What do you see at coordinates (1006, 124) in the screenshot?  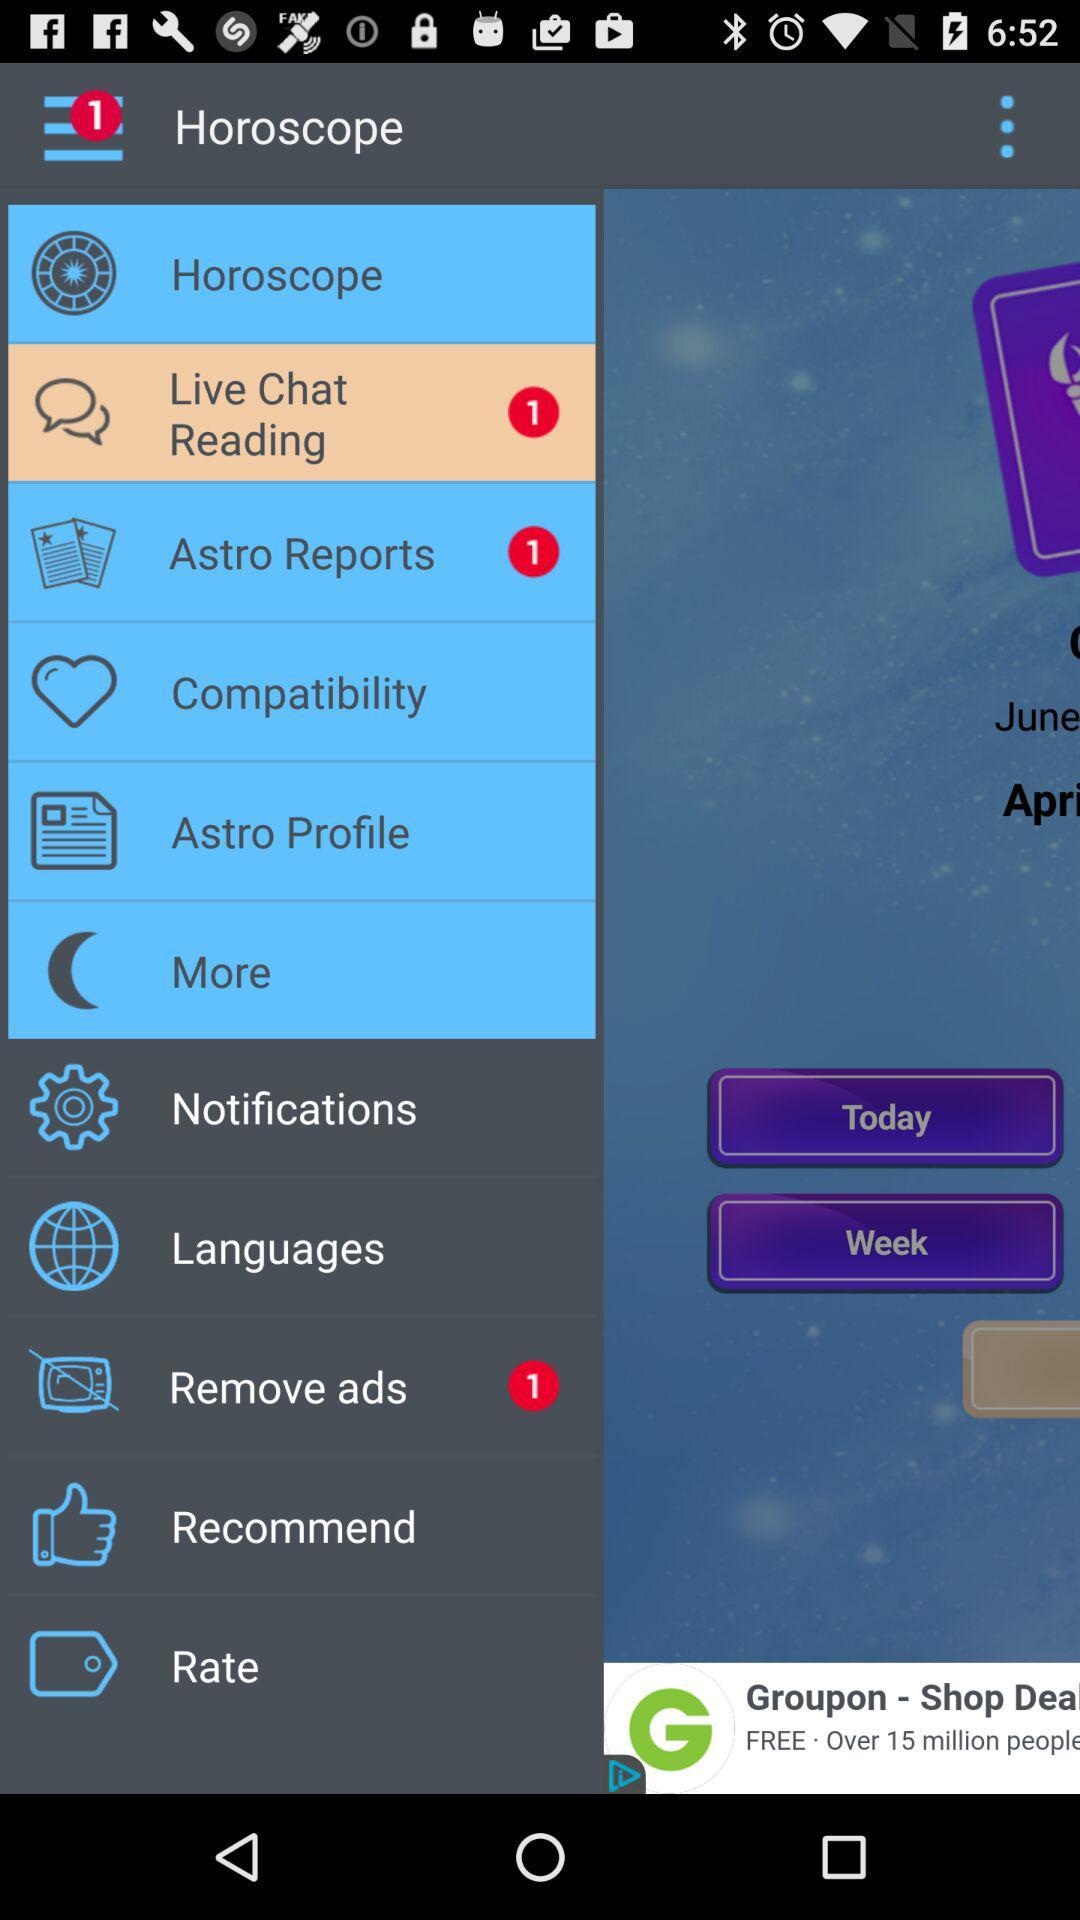 I see `information` at bounding box center [1006, 124].